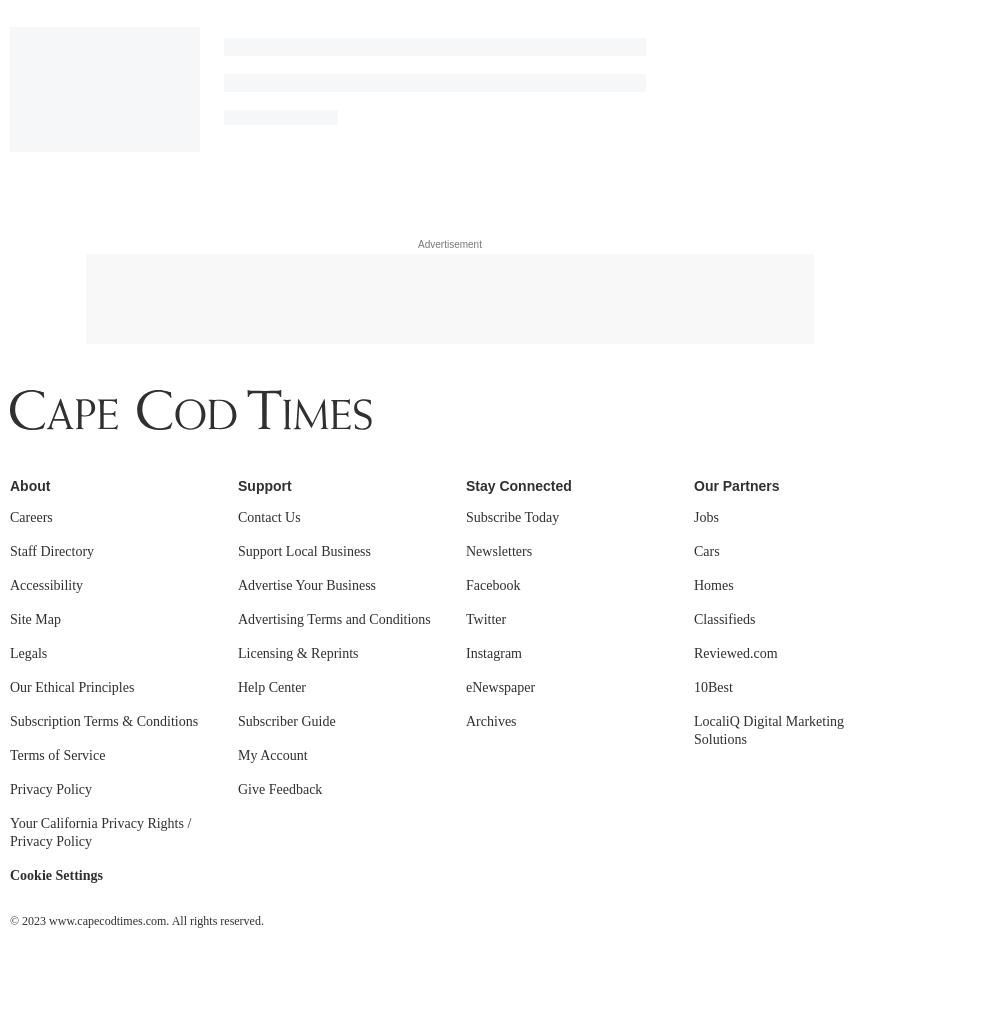 Image resolution: width=1000 pixels, height=1029 pixels. Describe the element at coordinates (237, 162) in the screenshot. I see `'Subscriber Guide'` at that location.